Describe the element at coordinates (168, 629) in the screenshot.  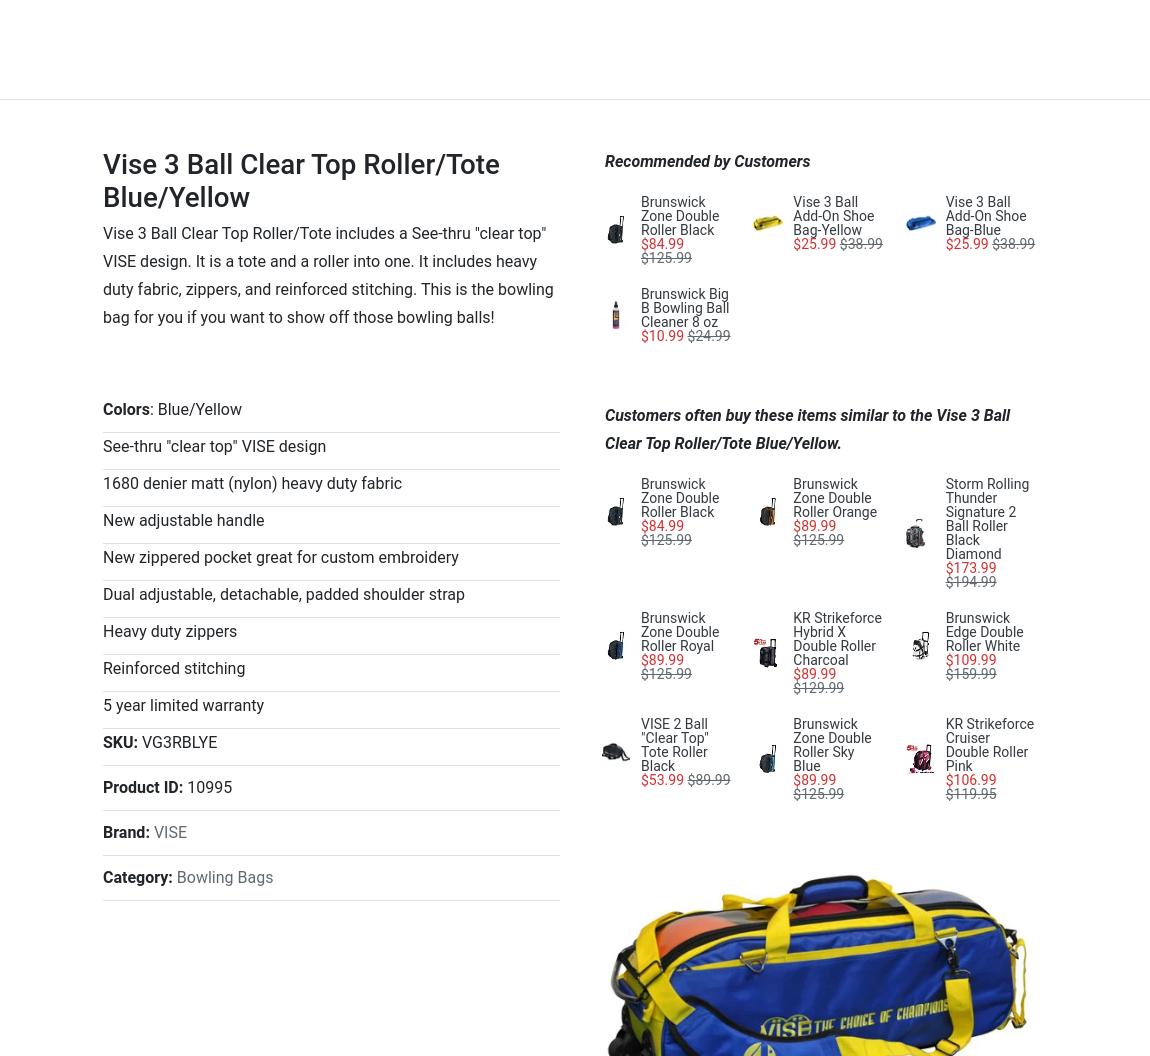
I see `'Heavy duty zippers'` at that location.